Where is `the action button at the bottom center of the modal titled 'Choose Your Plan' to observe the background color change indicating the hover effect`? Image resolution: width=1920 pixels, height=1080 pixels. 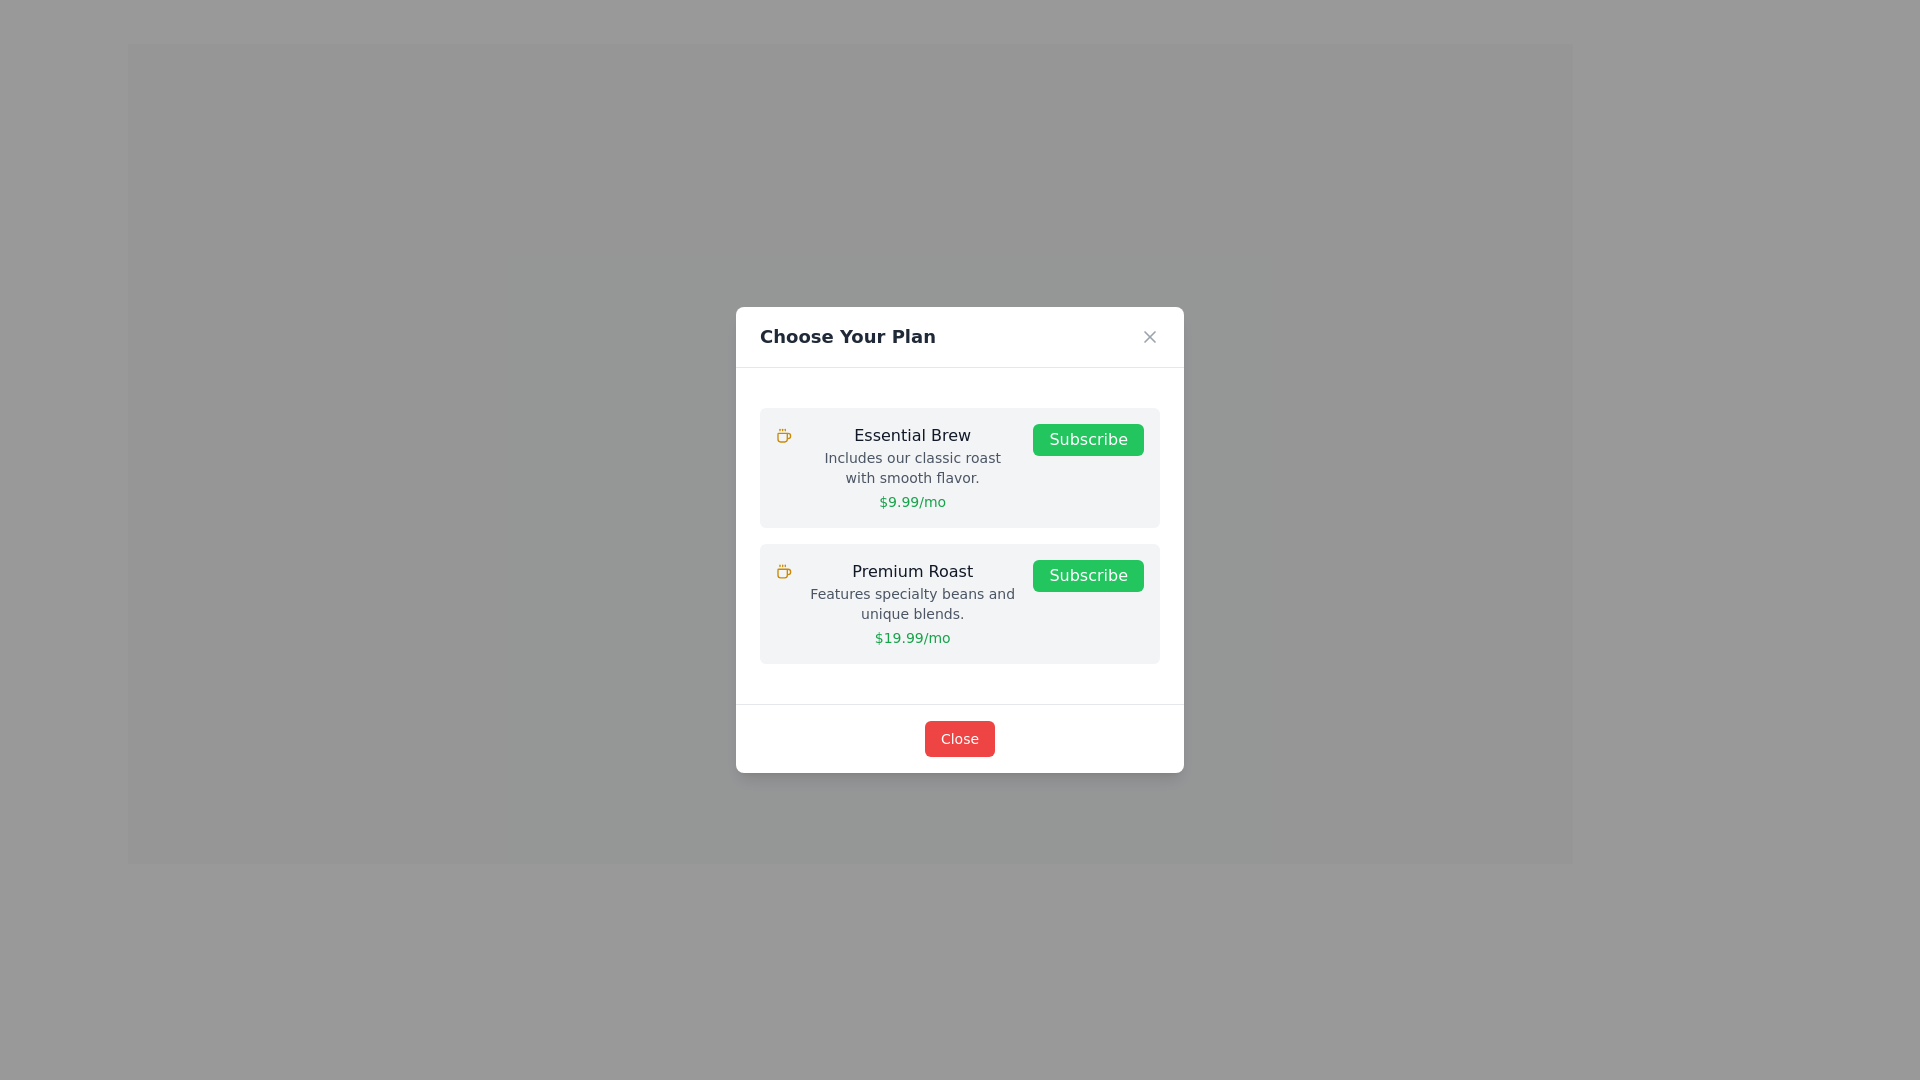 the action button at the bottom center of the modal titled 'Choose Your Plan' to observe the background color change indicating the hover effect is located at coordinates (960, 738).